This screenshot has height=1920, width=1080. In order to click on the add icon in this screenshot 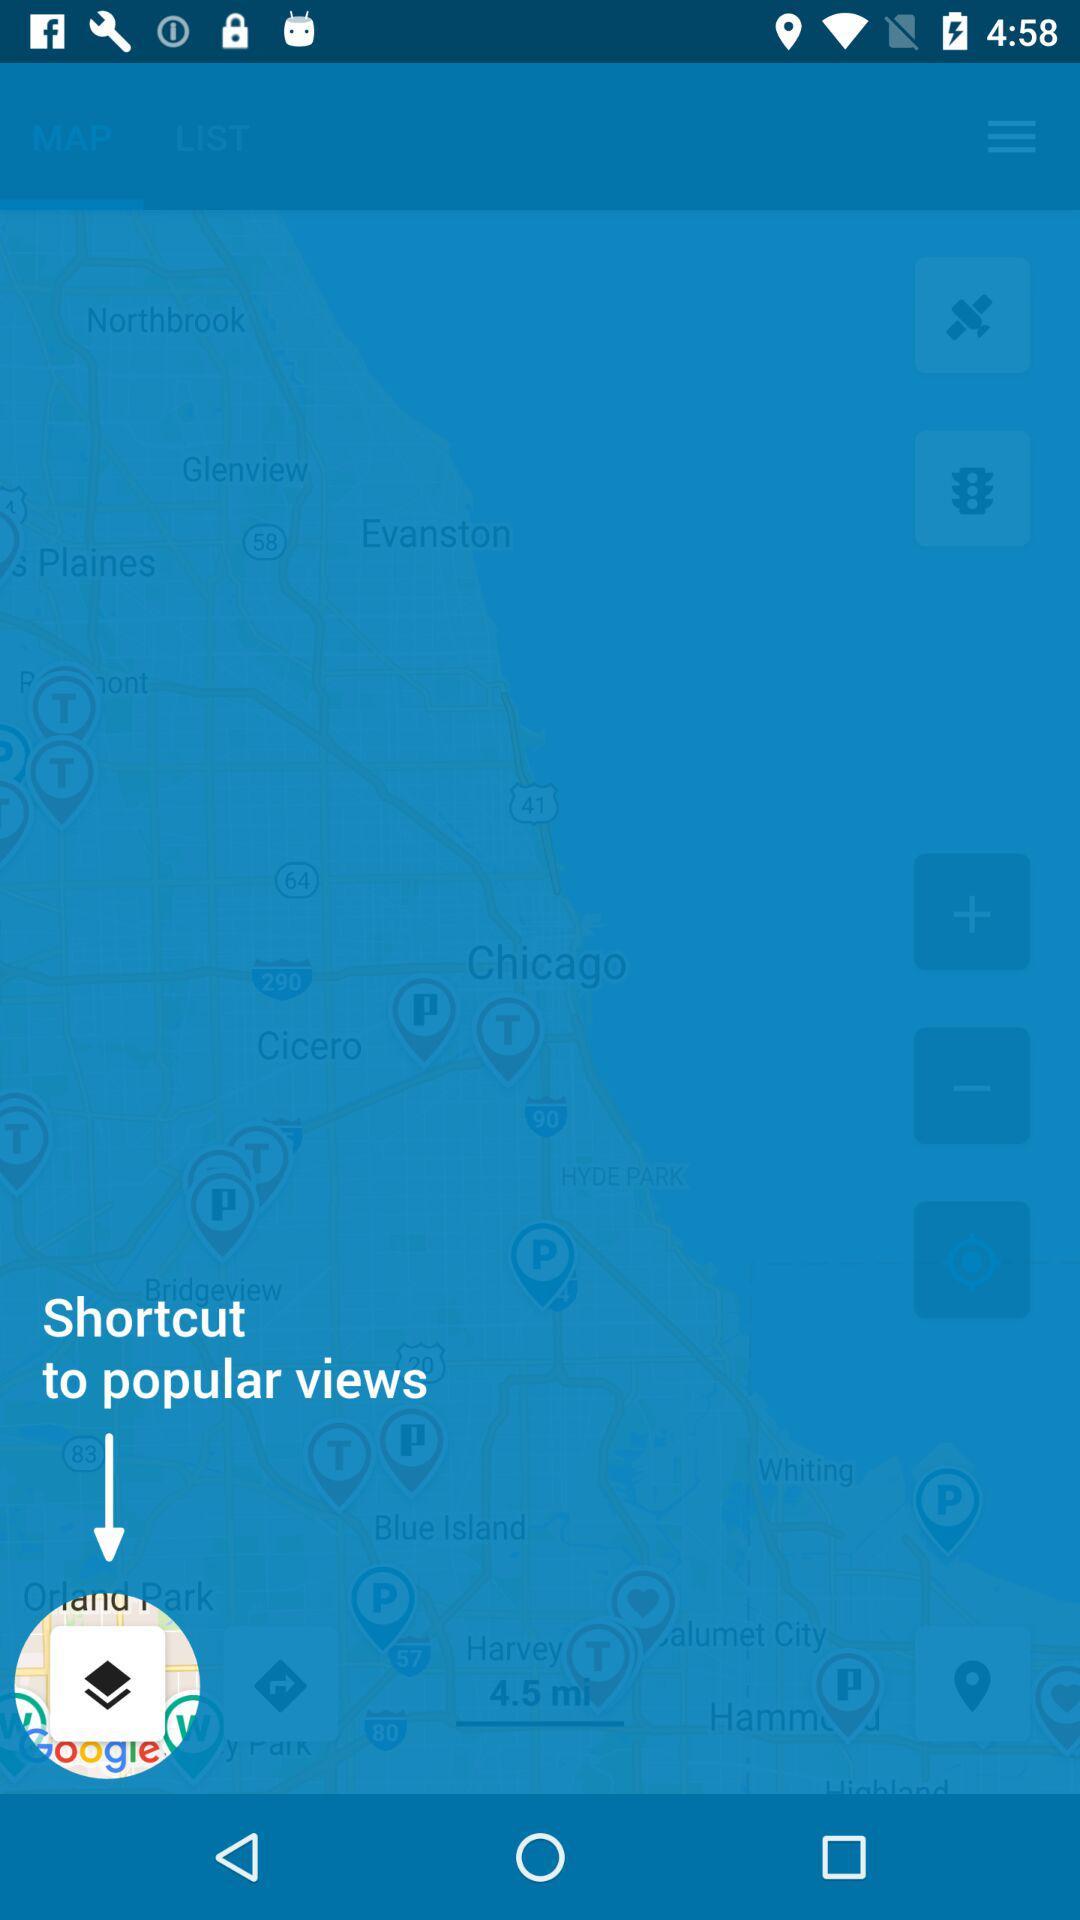, I will do `click(971, 913)`.